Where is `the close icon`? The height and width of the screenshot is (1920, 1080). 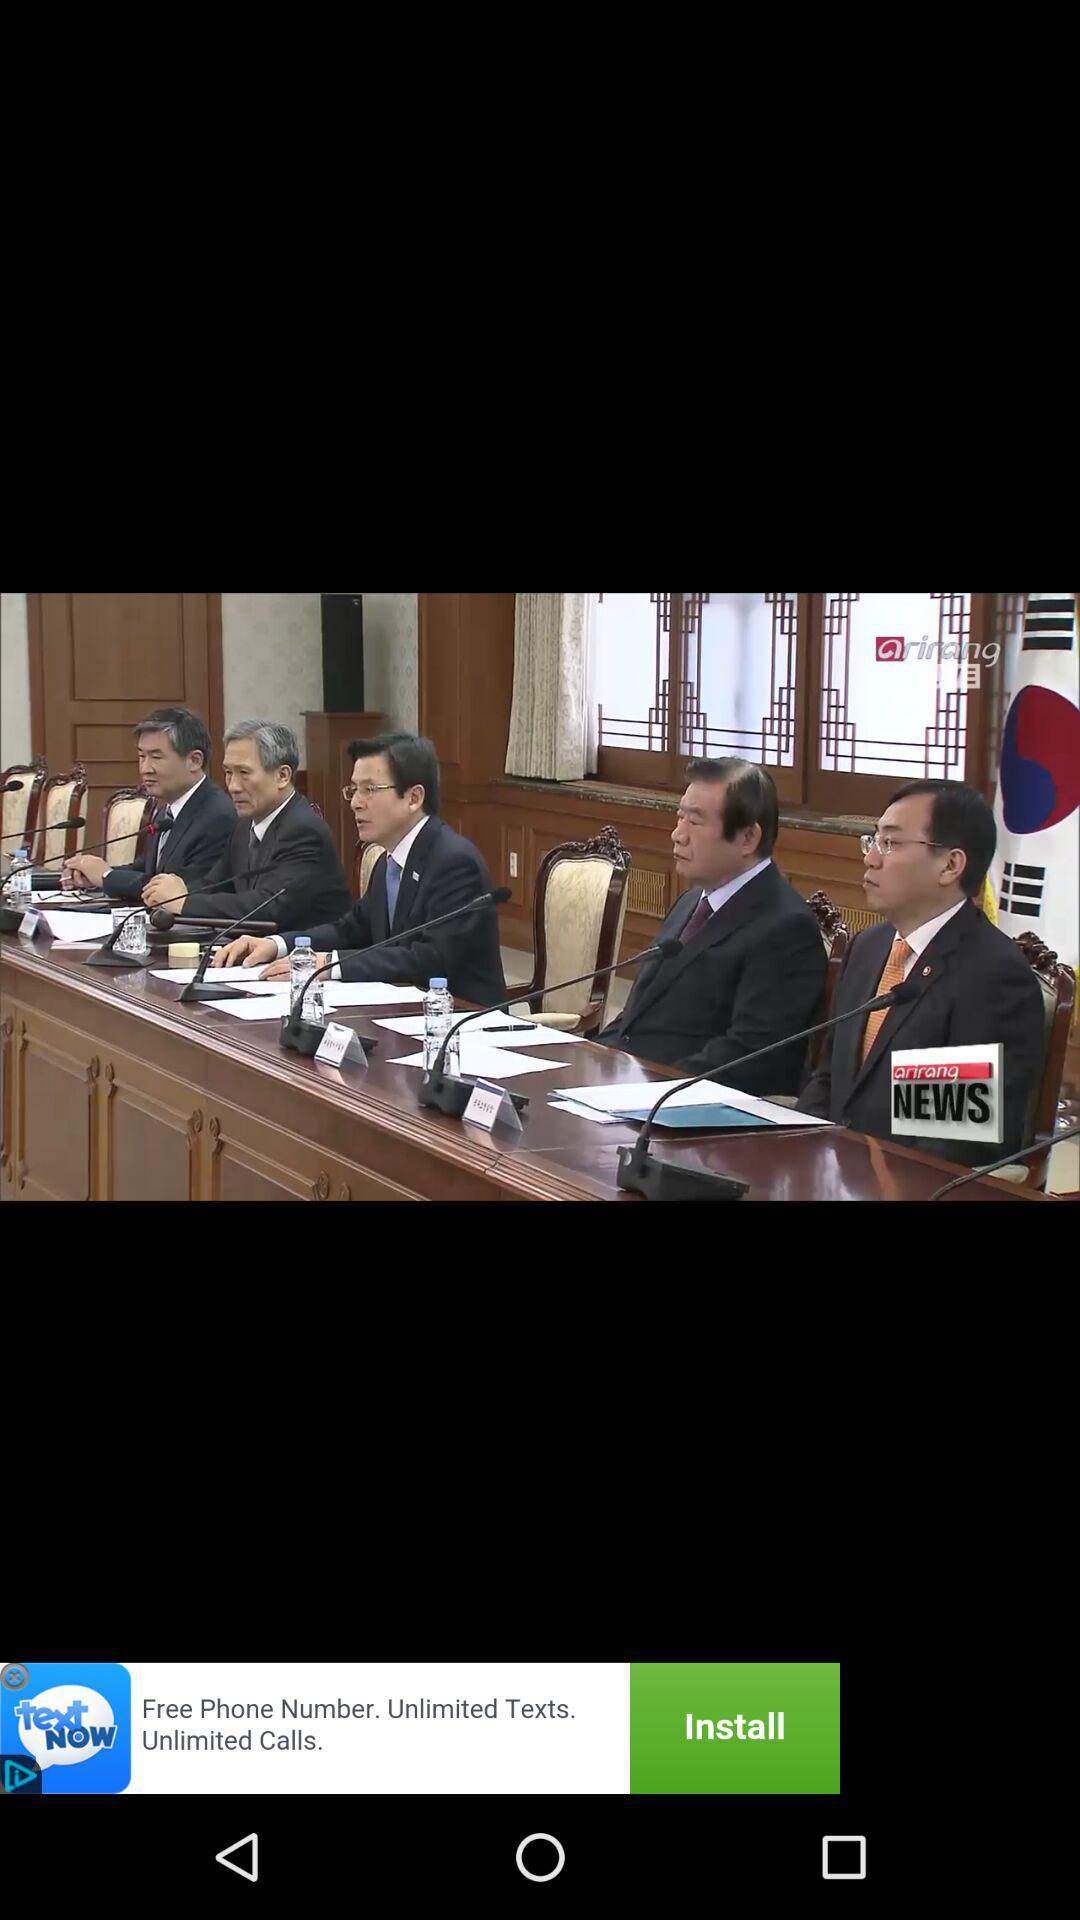 the close icon is located at coordinates (14, 1794).